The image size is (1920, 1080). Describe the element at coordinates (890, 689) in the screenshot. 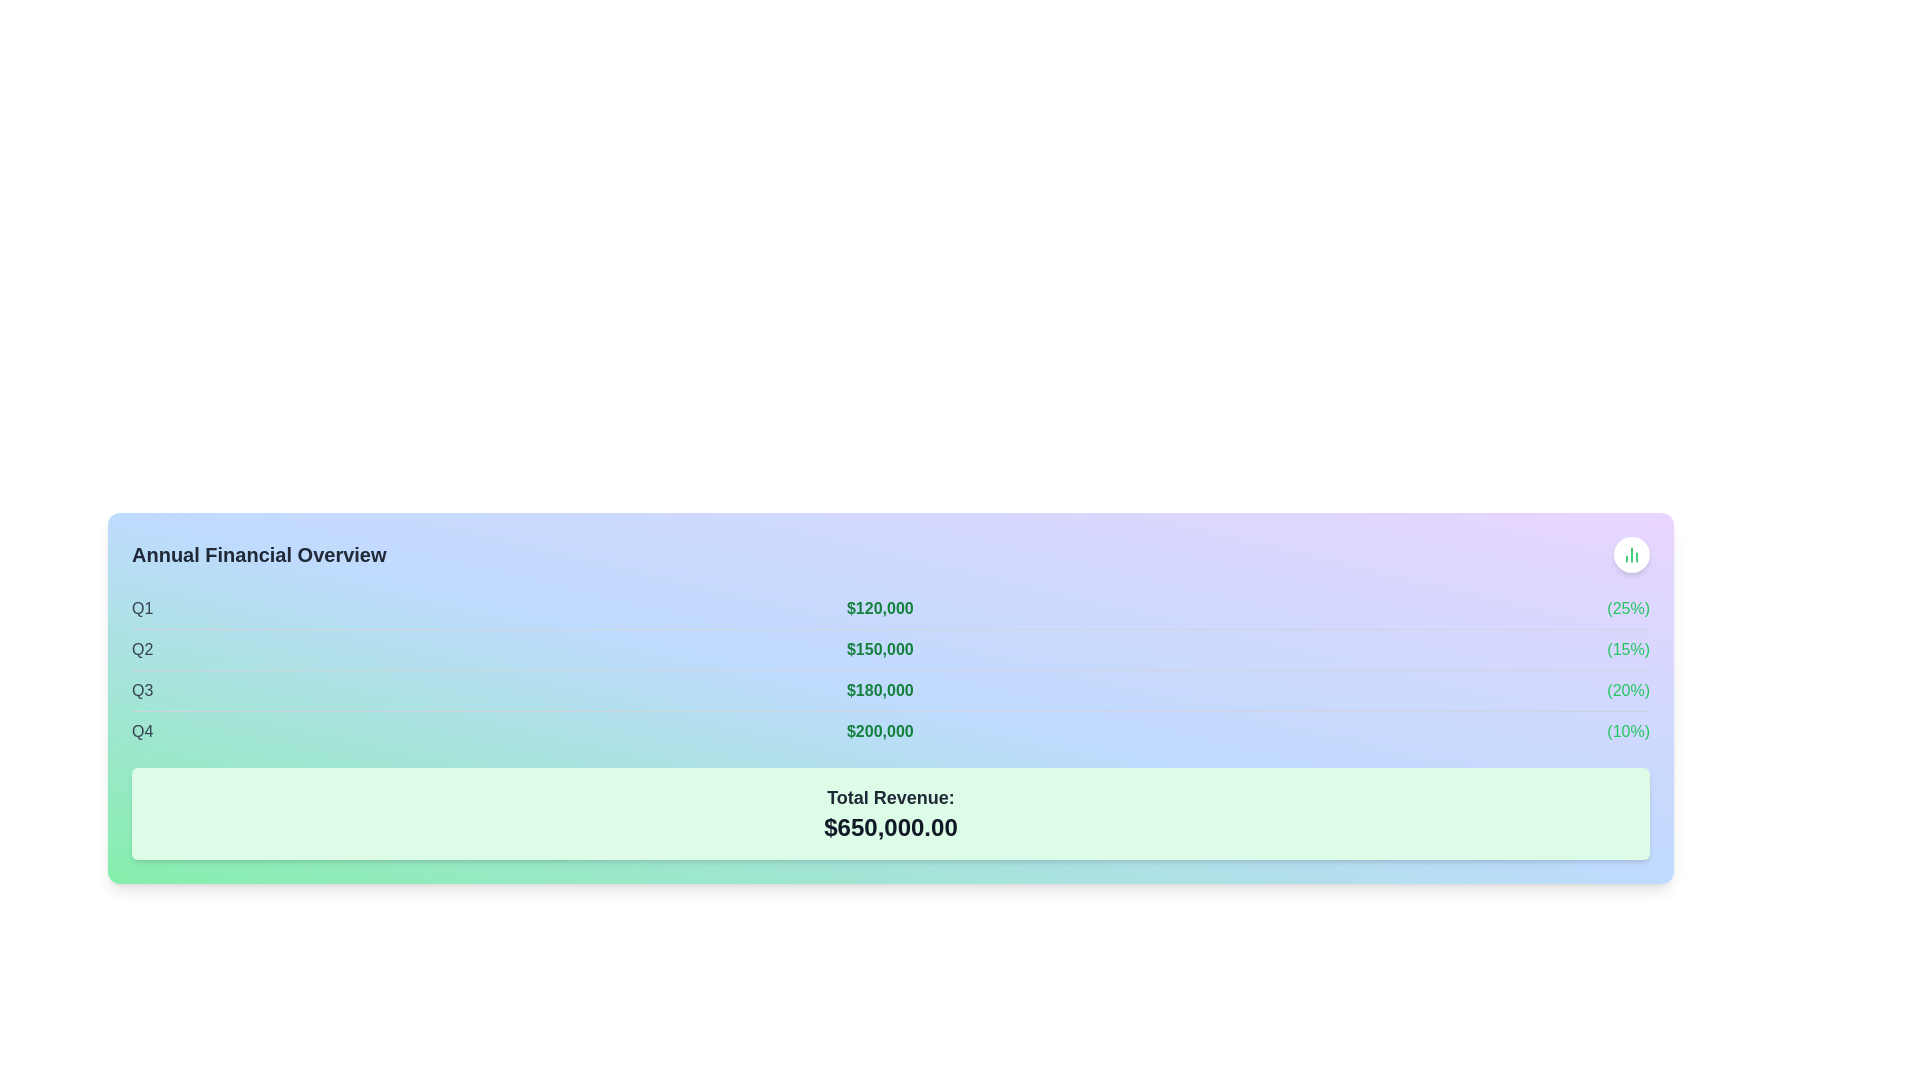

I see `third list item under 'Annual Financial Overview', which displays 'Q3' in gray, '$180,000' in bold green, and '(20%)' in lighter green` at that location.